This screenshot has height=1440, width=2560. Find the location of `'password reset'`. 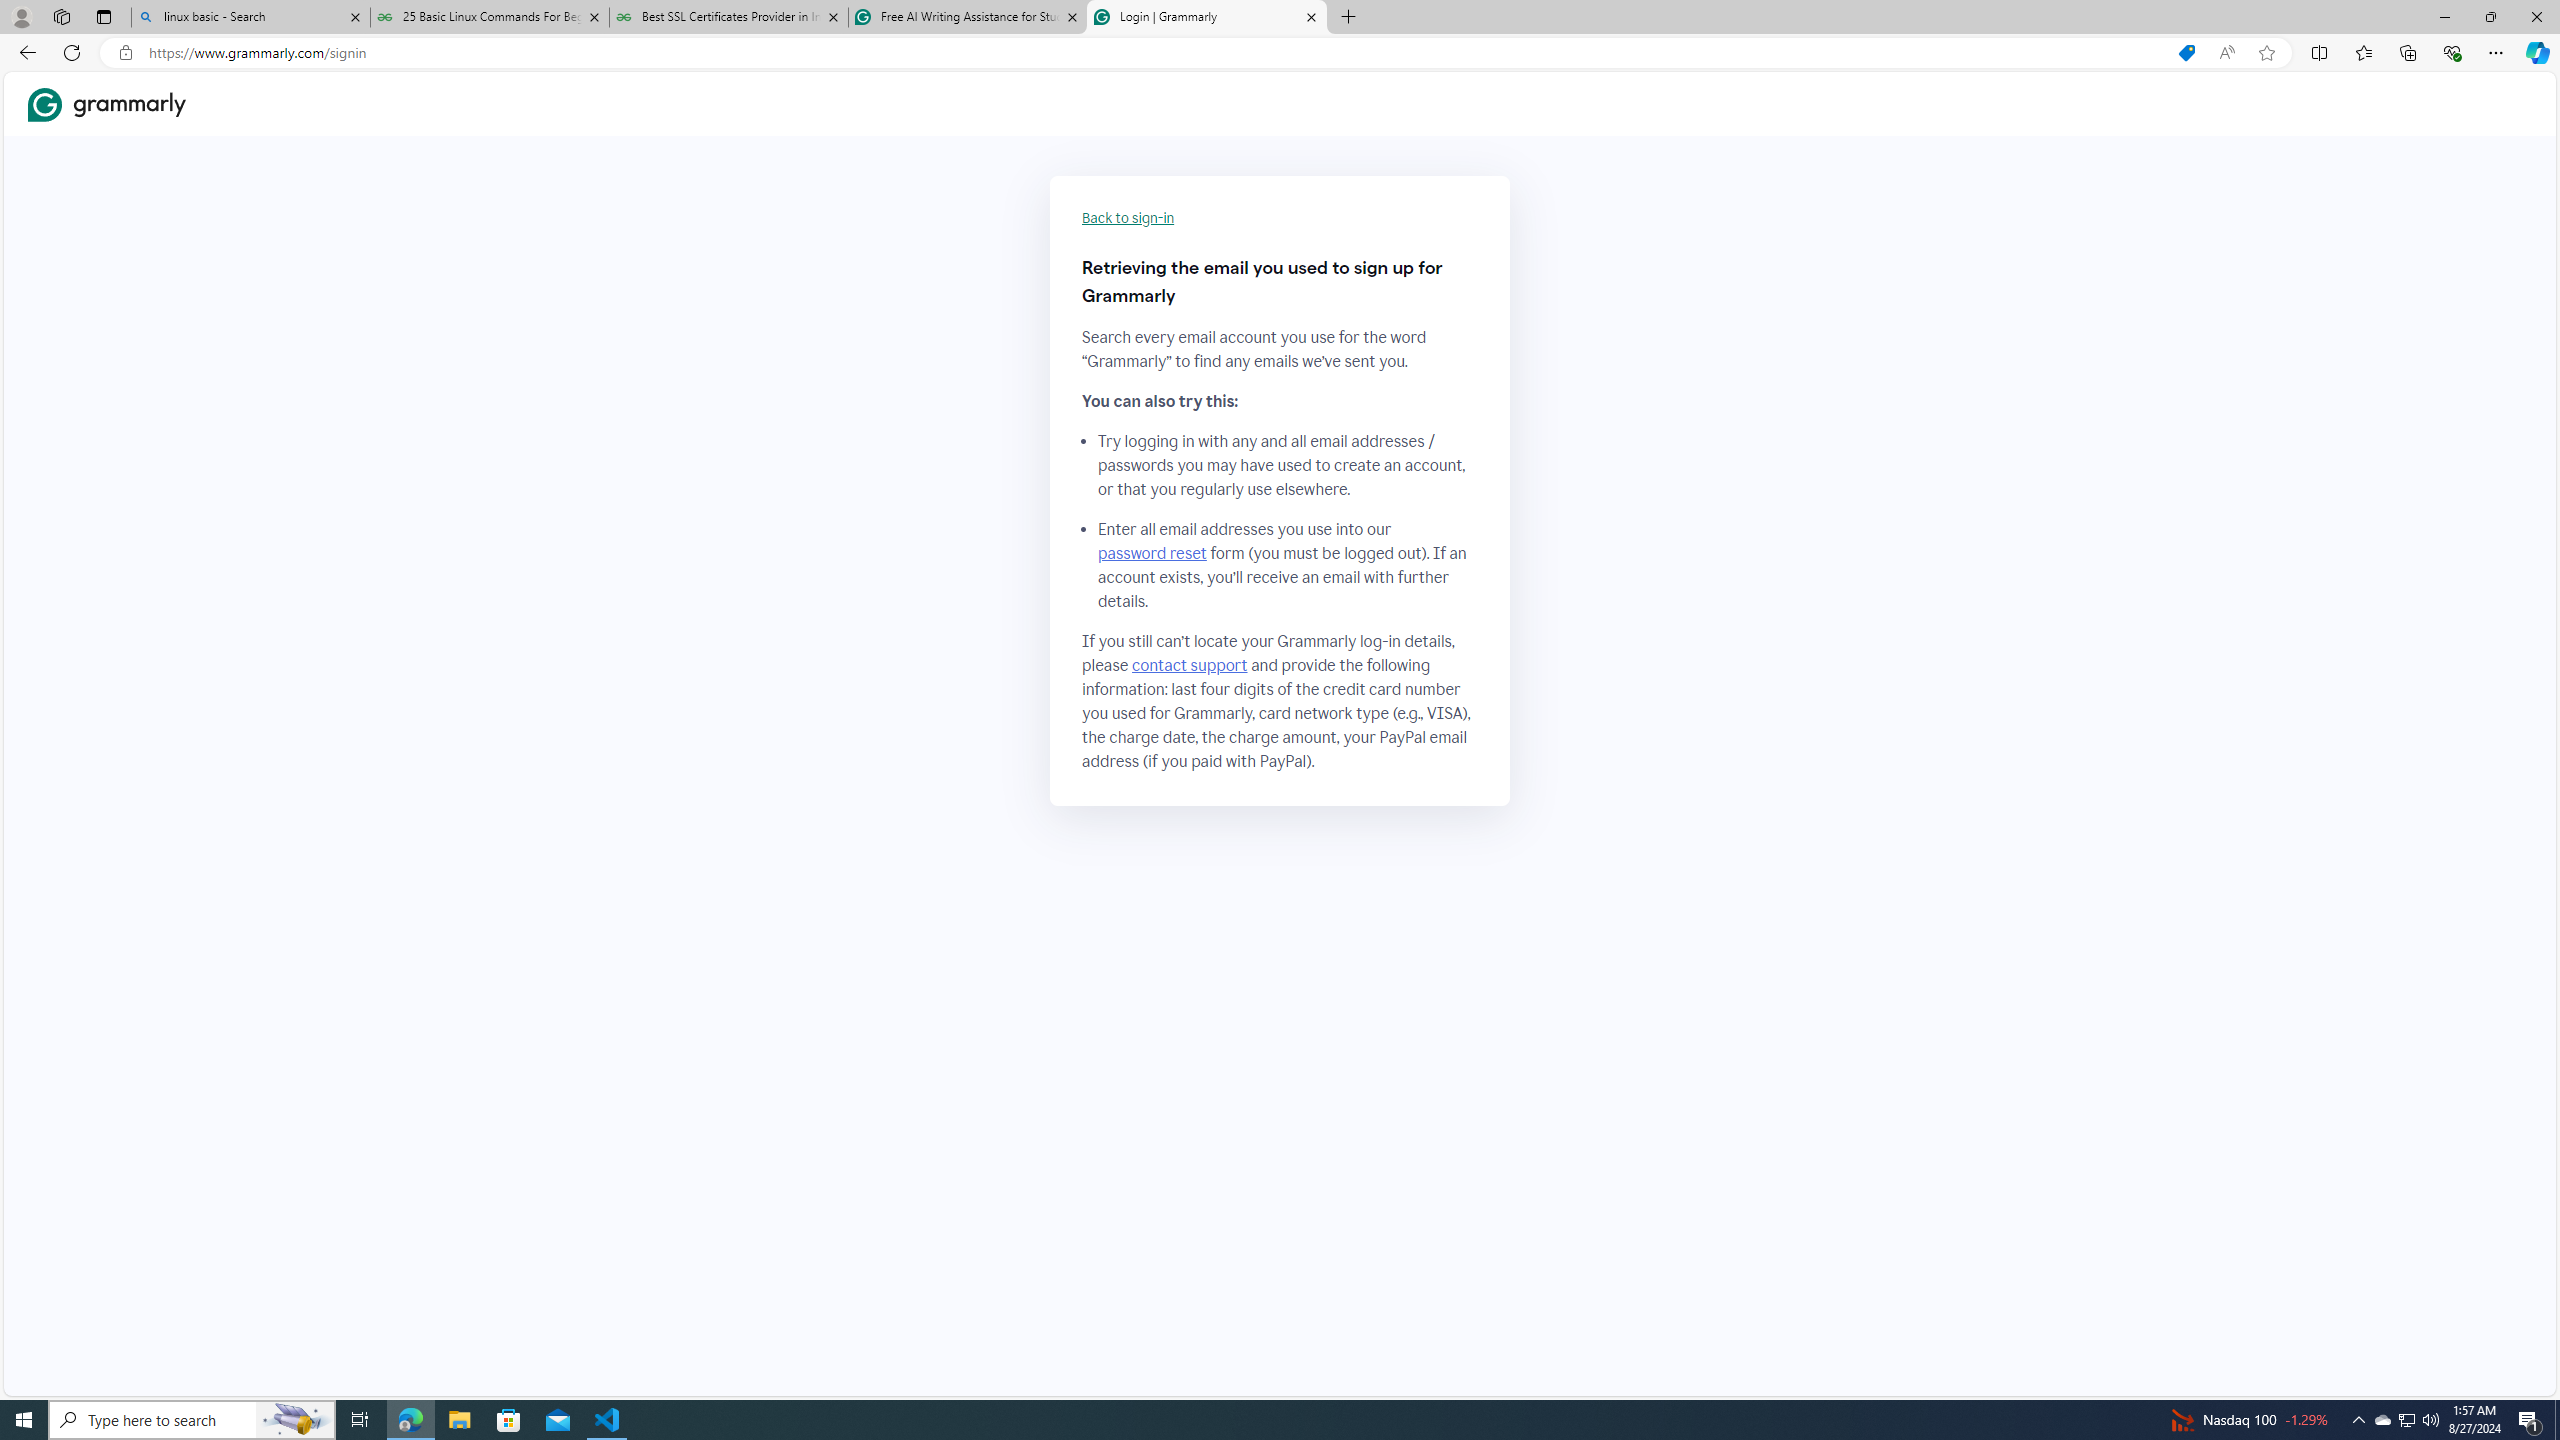

'password reset' is located at coordinates (1151, 552).